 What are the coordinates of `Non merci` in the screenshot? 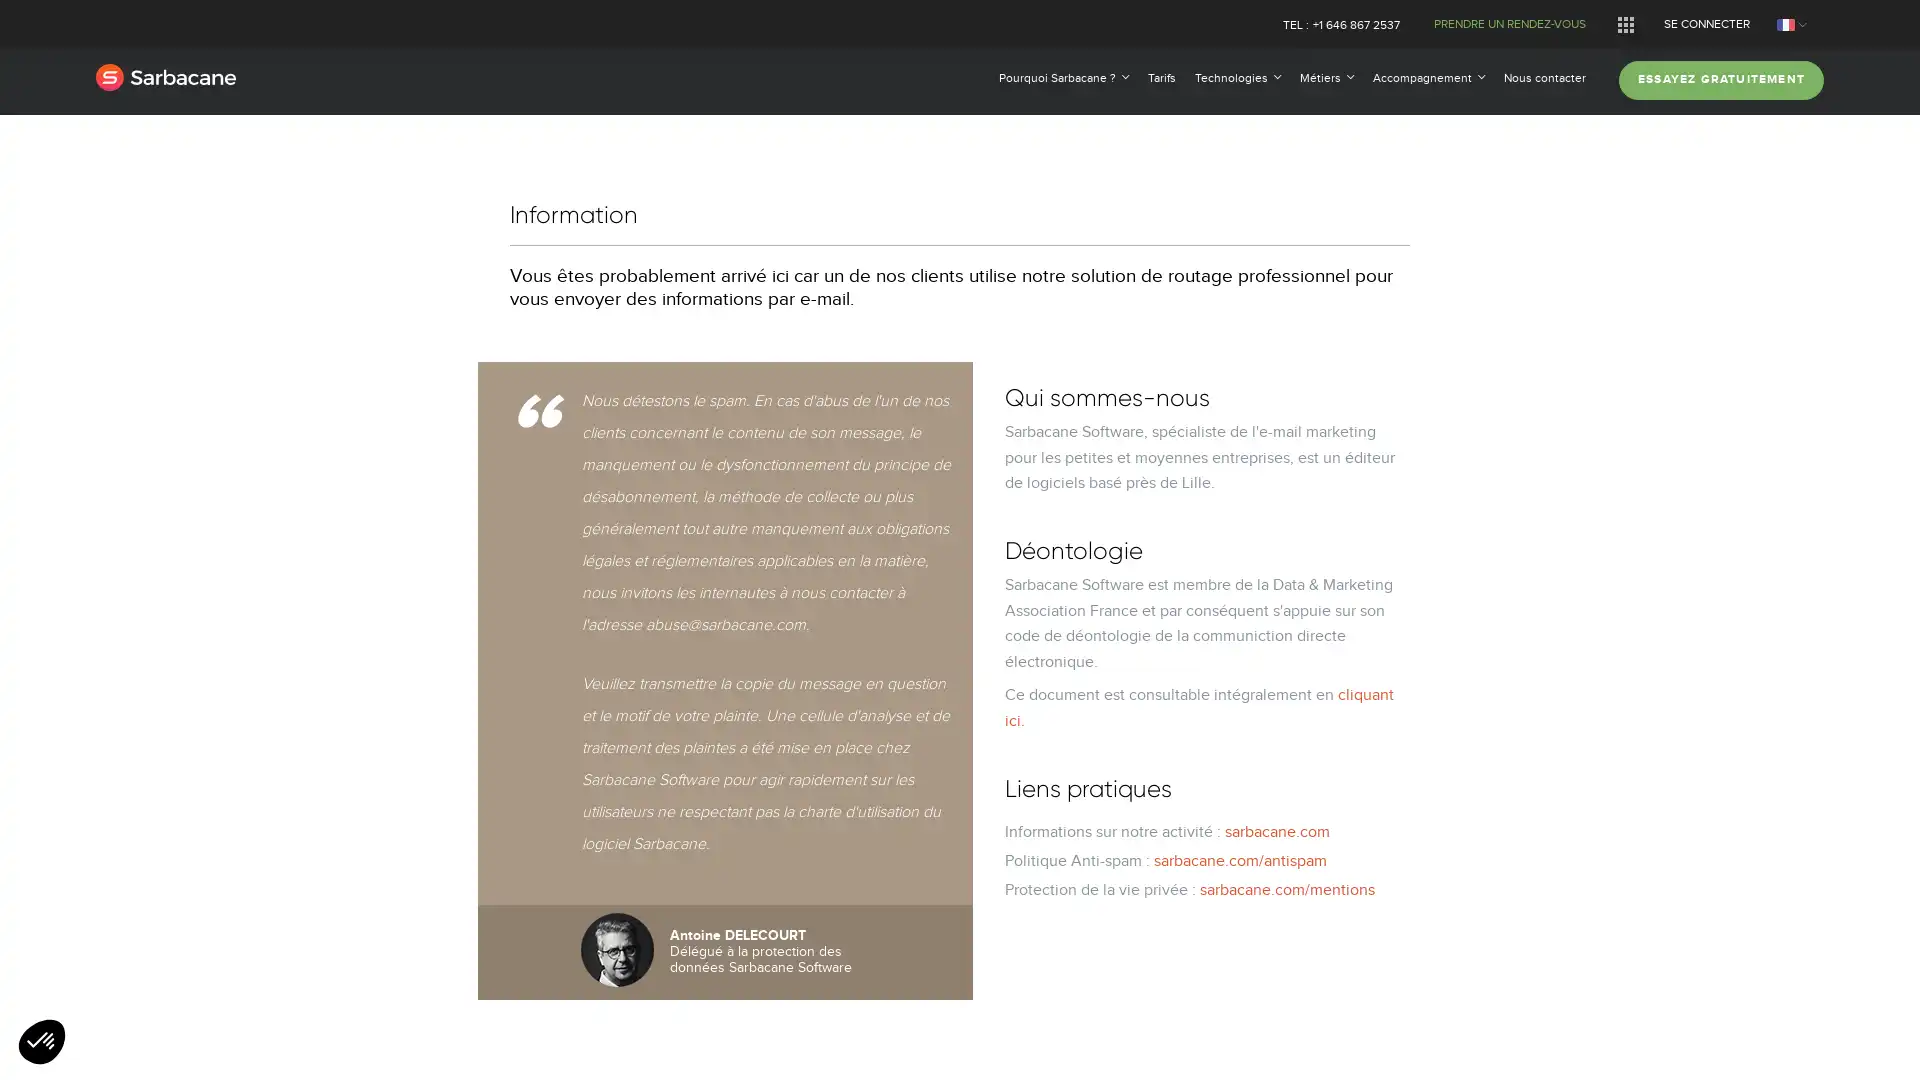 It's located at (800, 676).